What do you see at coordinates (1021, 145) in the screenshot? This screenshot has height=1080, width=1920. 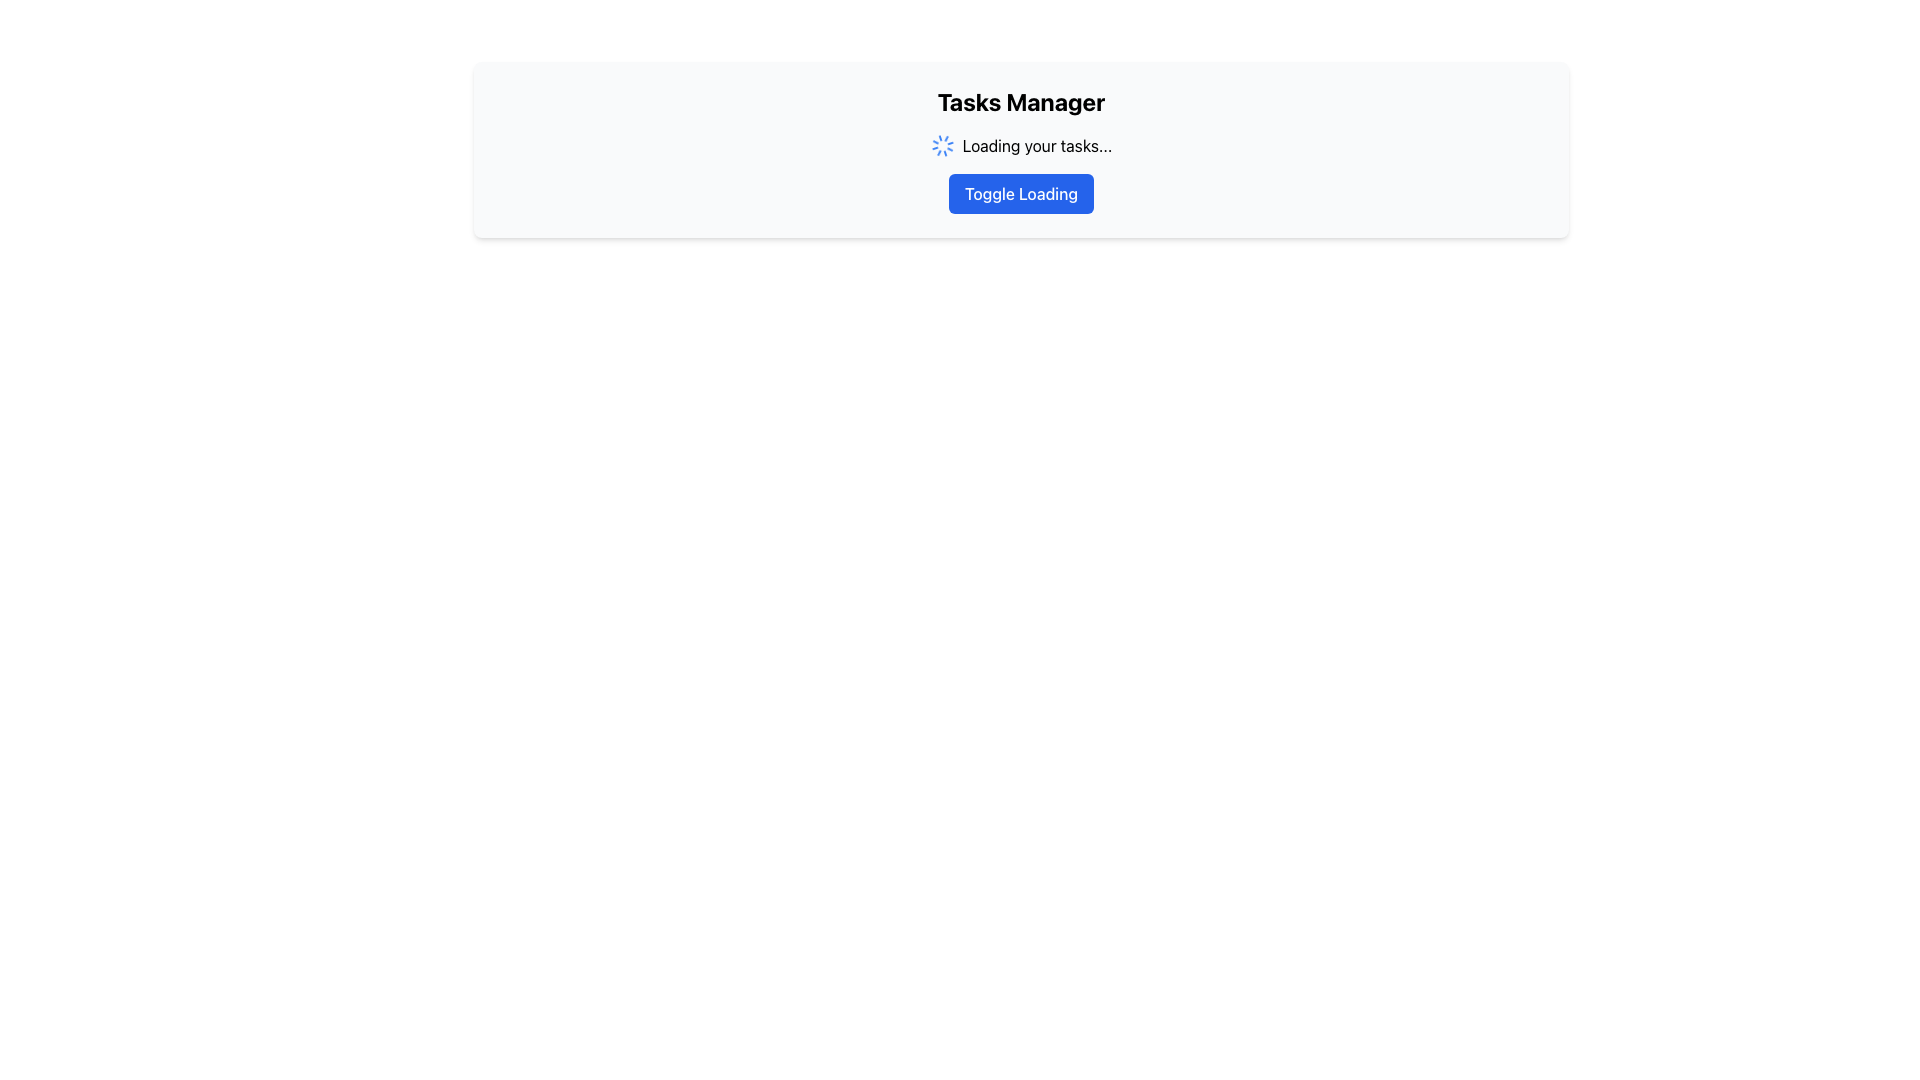 I see `the Loading Indicator with Text that displays 'Loading your tasks...' and a spinning loader icon, located below the 'Tasks Manager' heading and above the 'Toggle Loading' button` at bounding box center [1021, 145].